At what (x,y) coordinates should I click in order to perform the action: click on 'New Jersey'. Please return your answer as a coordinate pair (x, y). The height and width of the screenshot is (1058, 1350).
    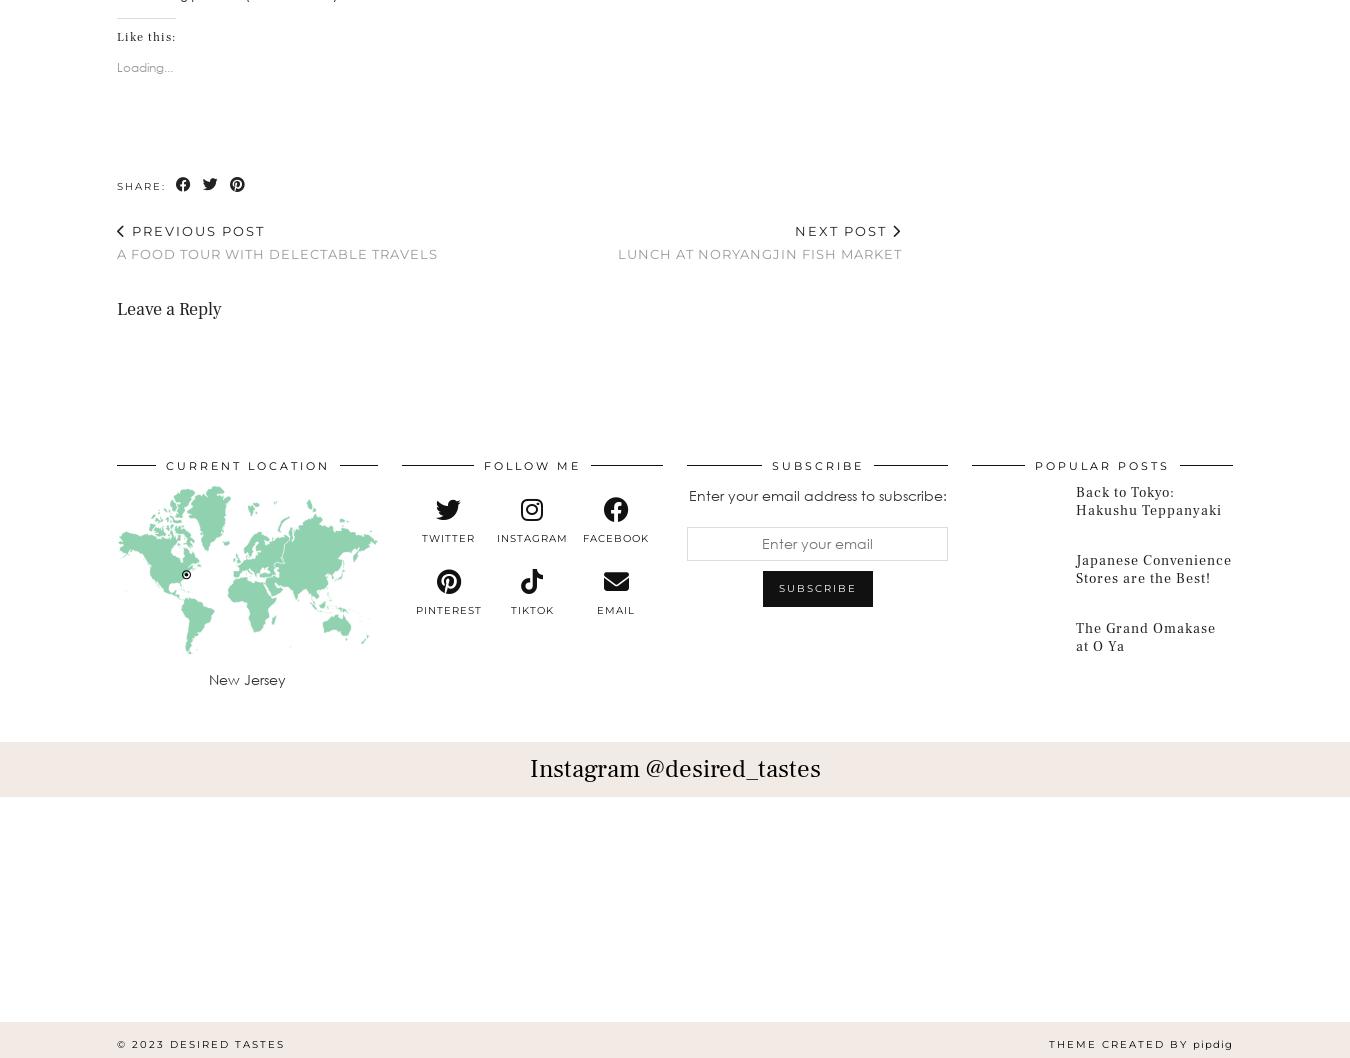
    Looking at the image, I should click on (246, 678).